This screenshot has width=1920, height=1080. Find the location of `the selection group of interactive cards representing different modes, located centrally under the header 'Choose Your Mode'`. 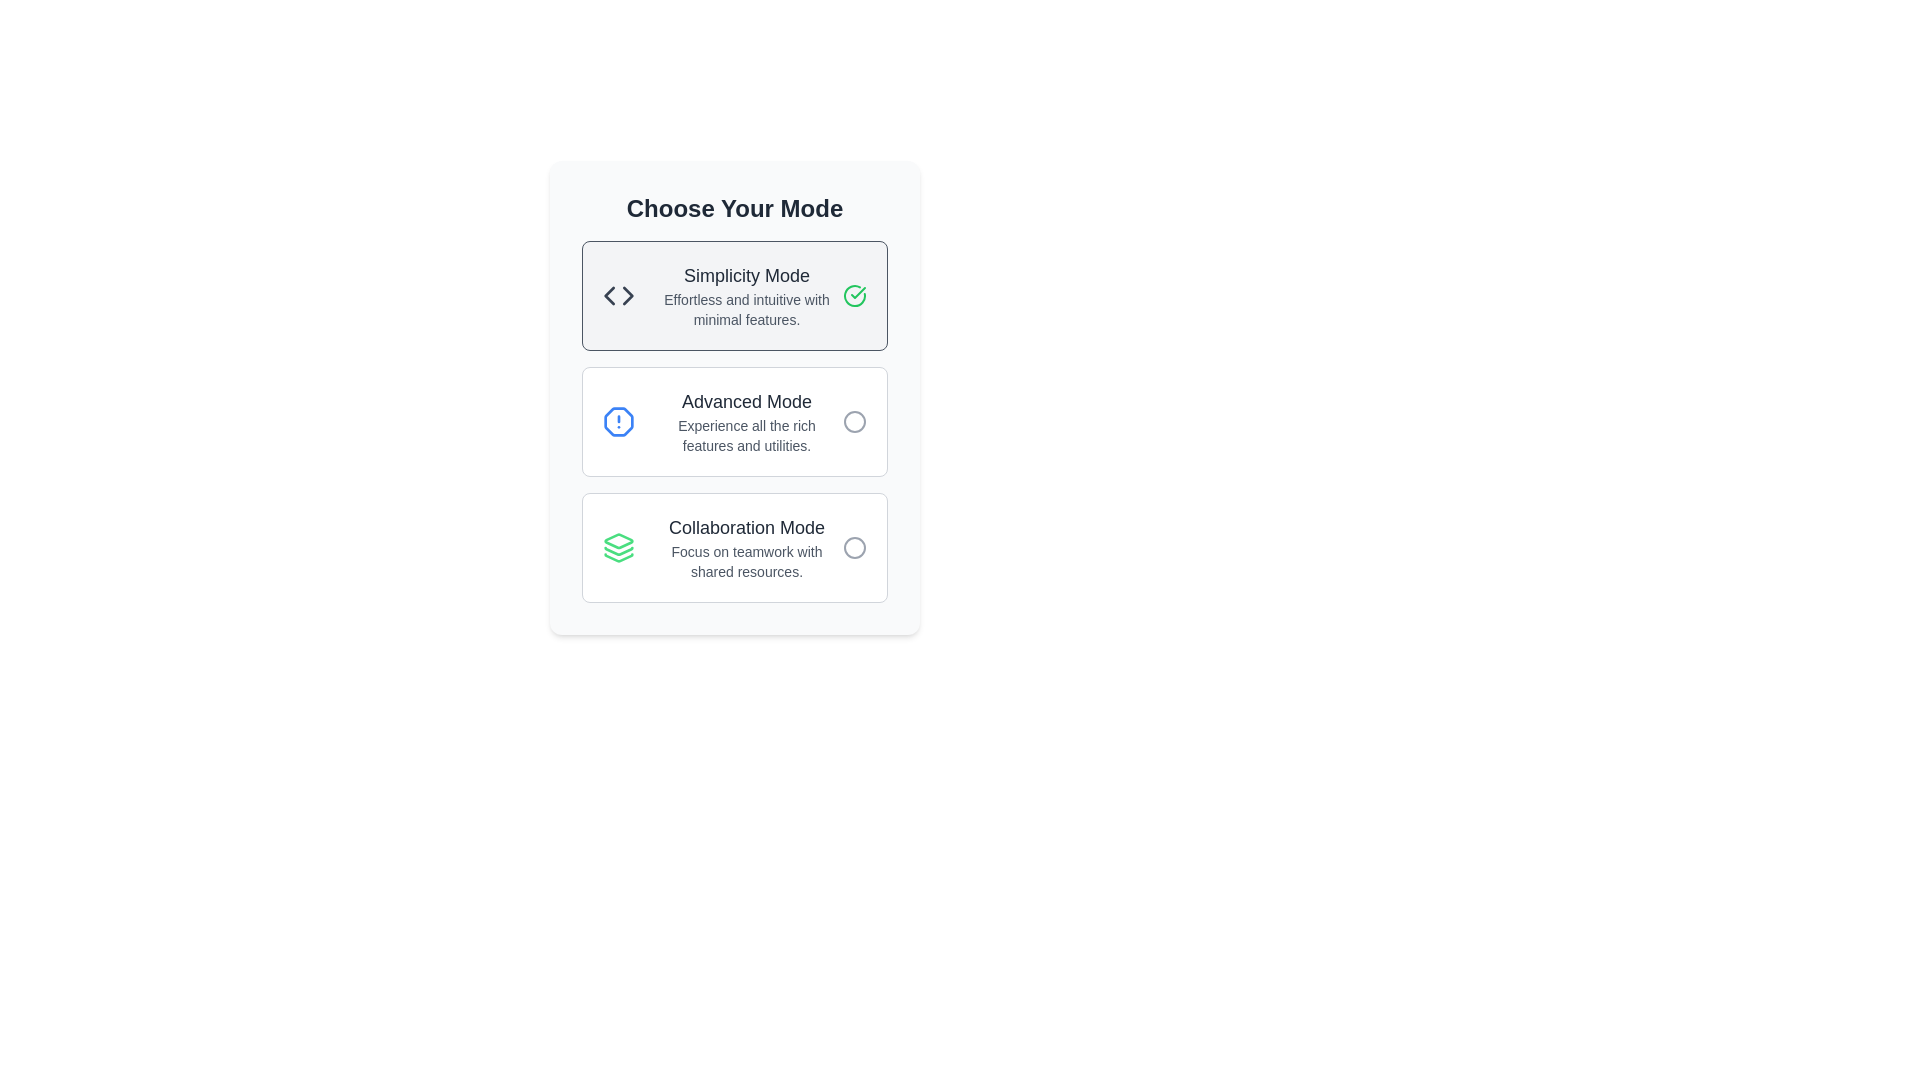

the selection group of interactive cards representing different modes, located centrally under the header 'Choose Your Mode' is located at coordinates (733, 420).